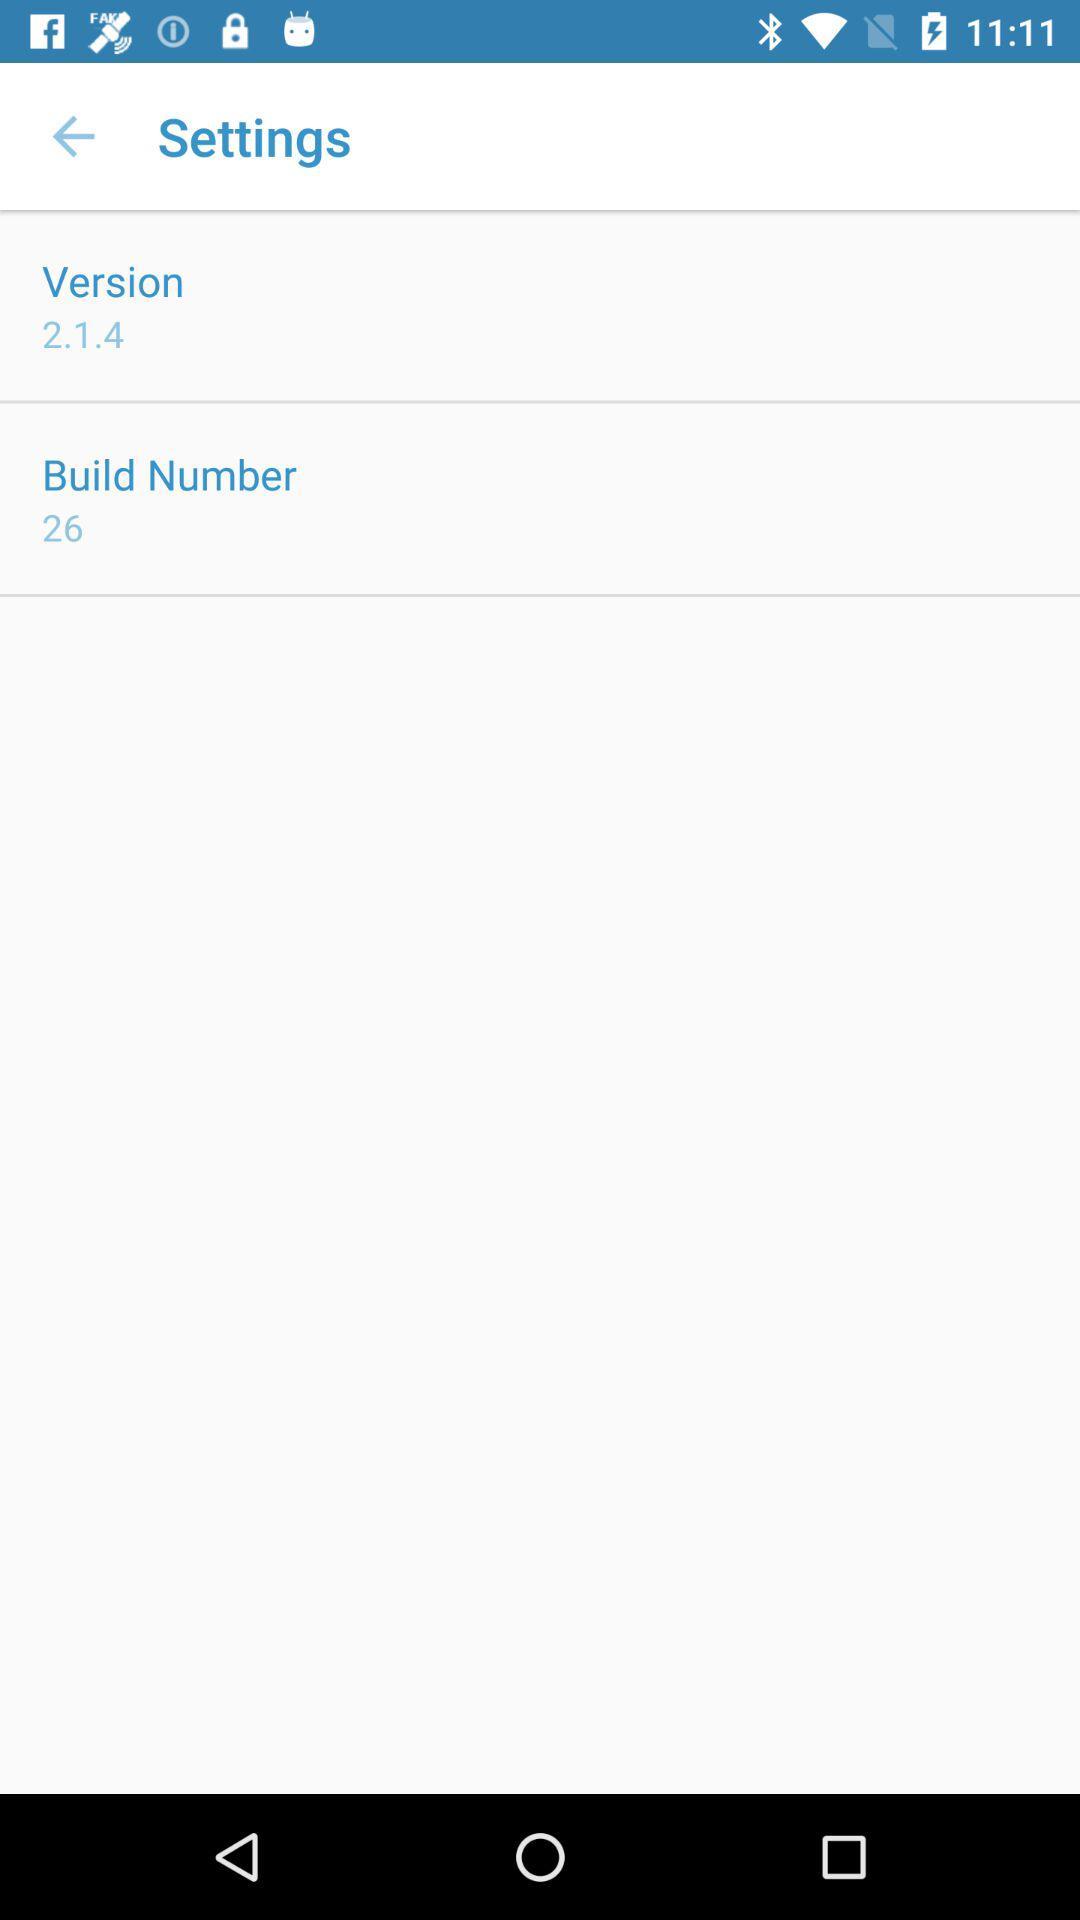 The image size is (1080, 1920). I want to click on build number icon, so click(168, 473).